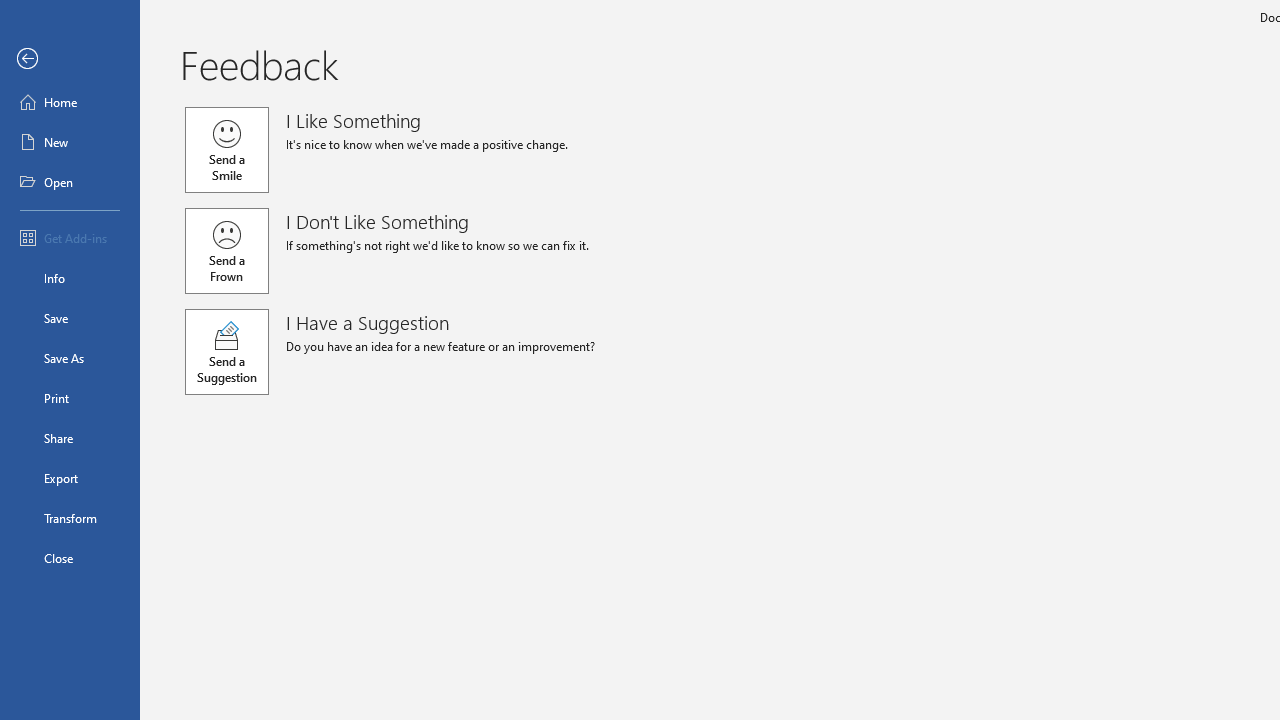  What do you see at coordinates (69, 517) in the screenshot?
I see `'Transform'` at bounding box center [69, 517].